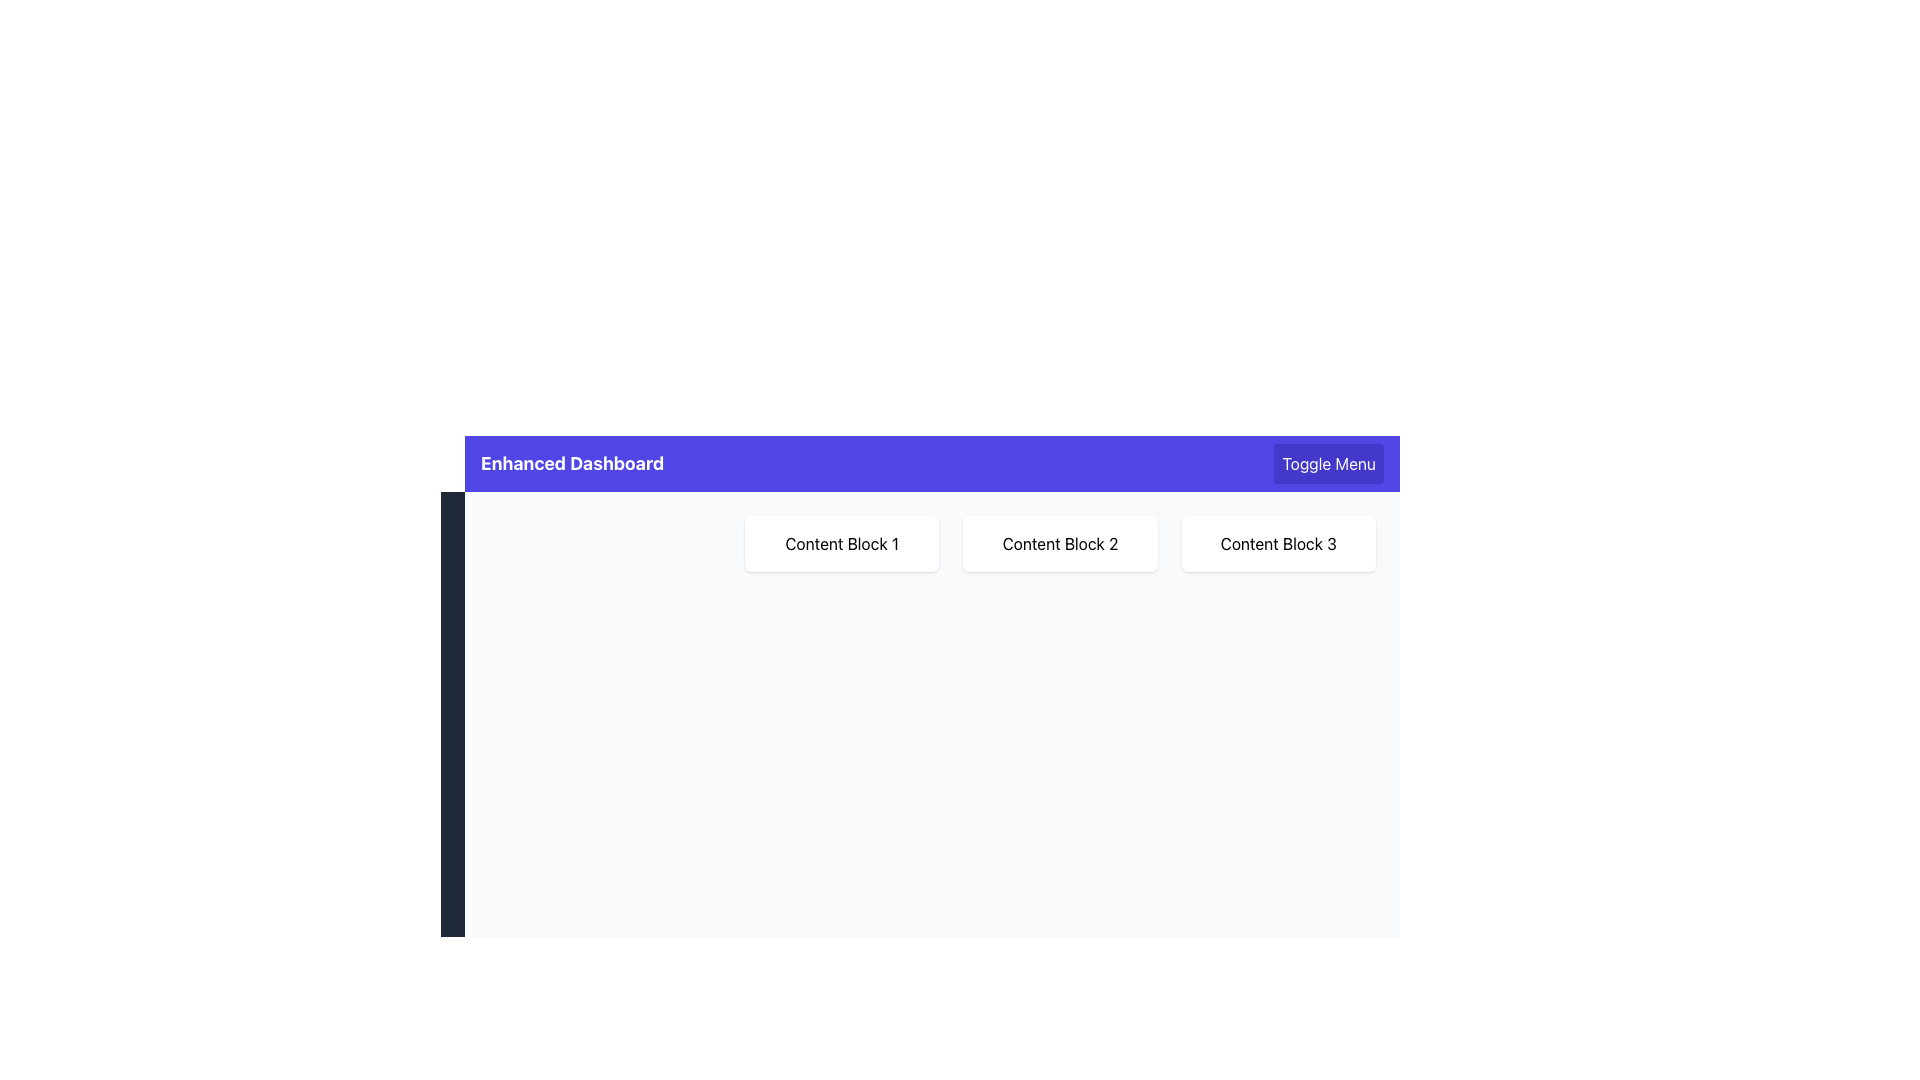  Describe the element at coordinates (1059, 543) in the screenshot. I see `the second Content Box, which is centrally positioned between two other content blocks labeled 'Content Block 1' and 'Content Block 3', located below the navigation bar` at that location.